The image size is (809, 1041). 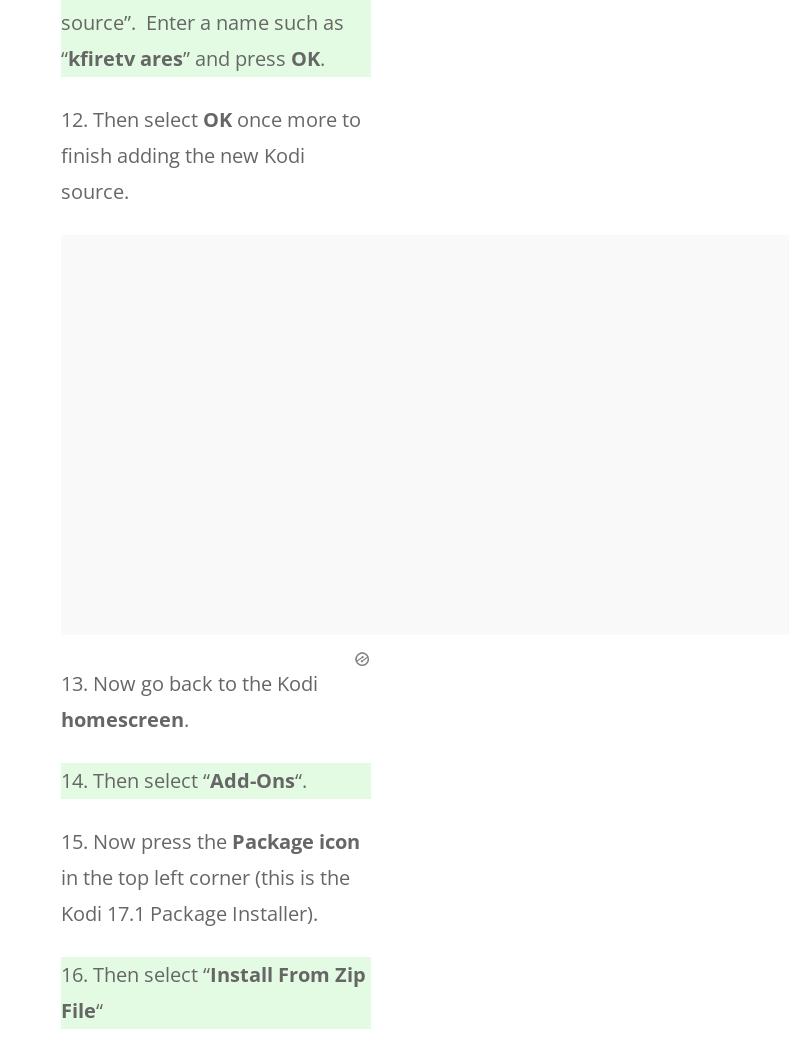 I want to click on 'Add-Ons', so click(x=251, y=780).